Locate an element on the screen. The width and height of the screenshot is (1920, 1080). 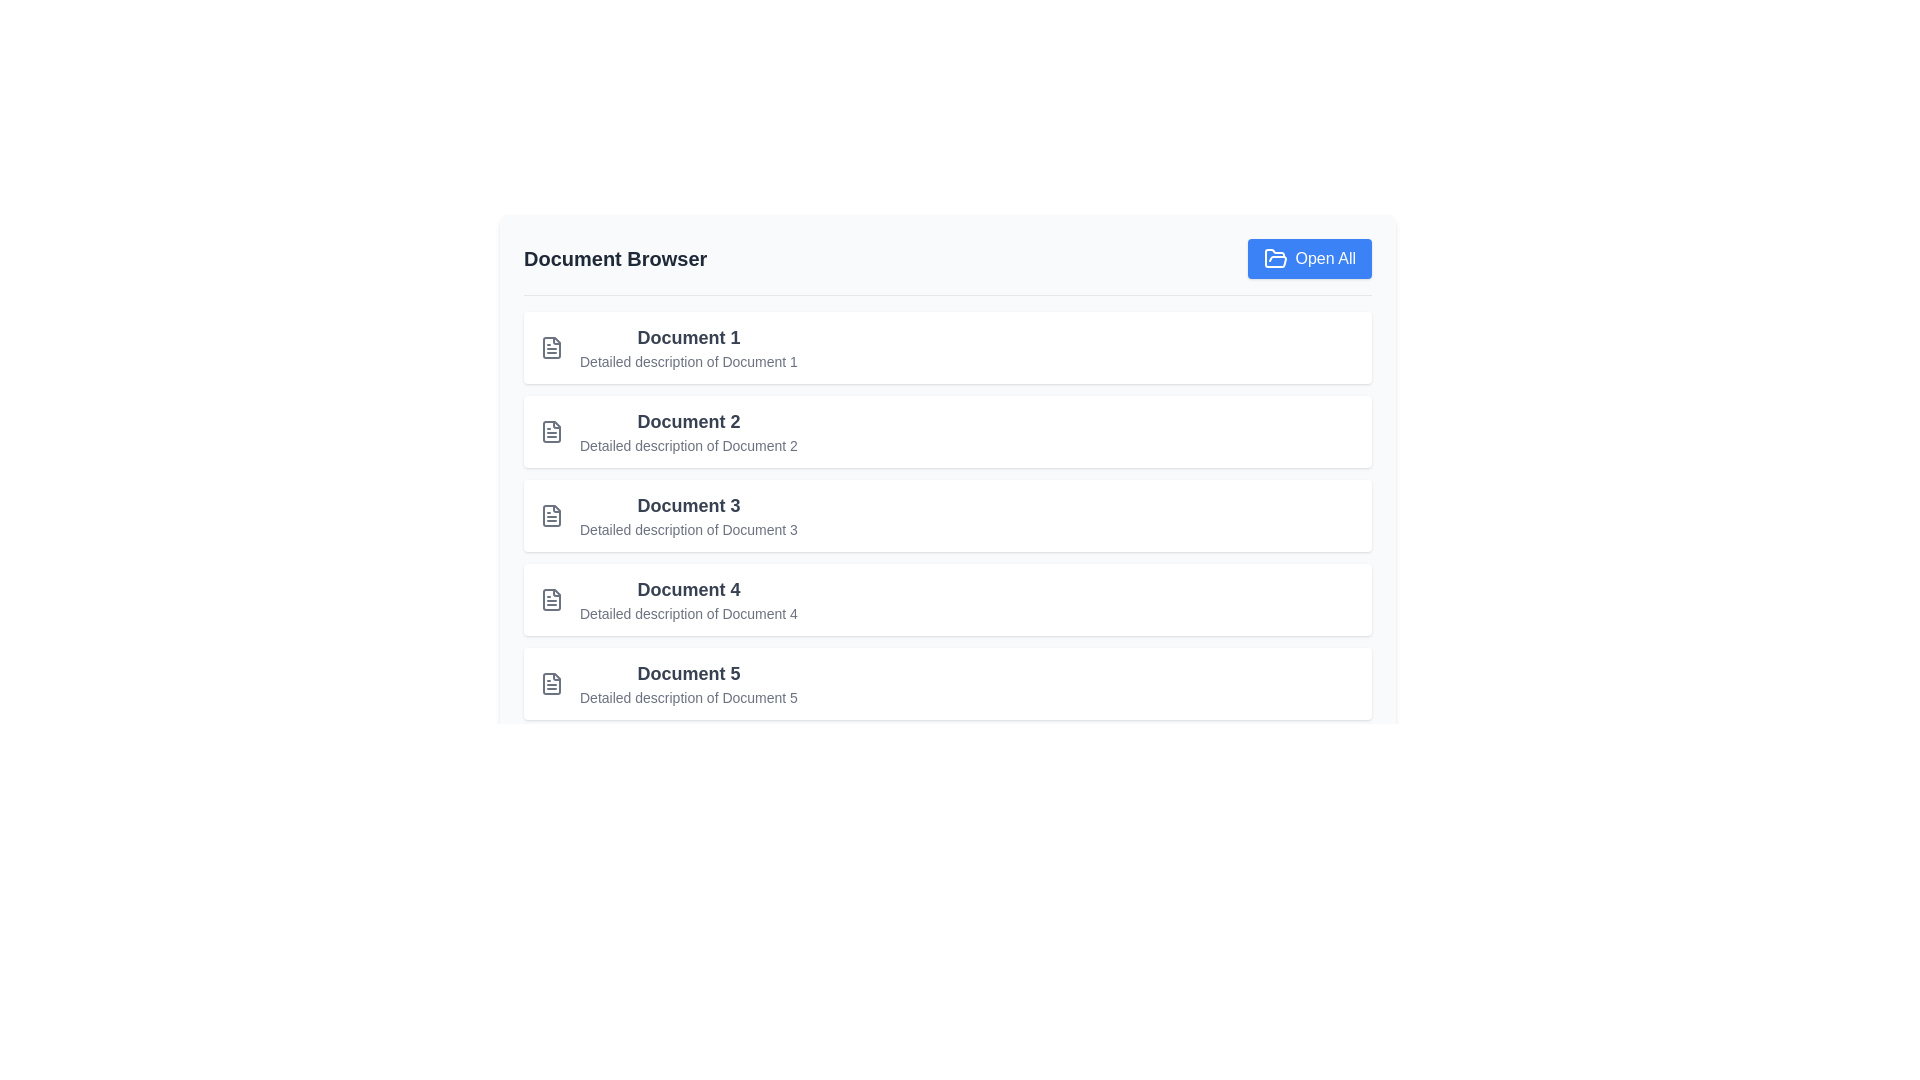
the document icon resembling a piece of paper with lines, located in the second row of the document list titled 'Document 2' is located at coordinates (552, 431).